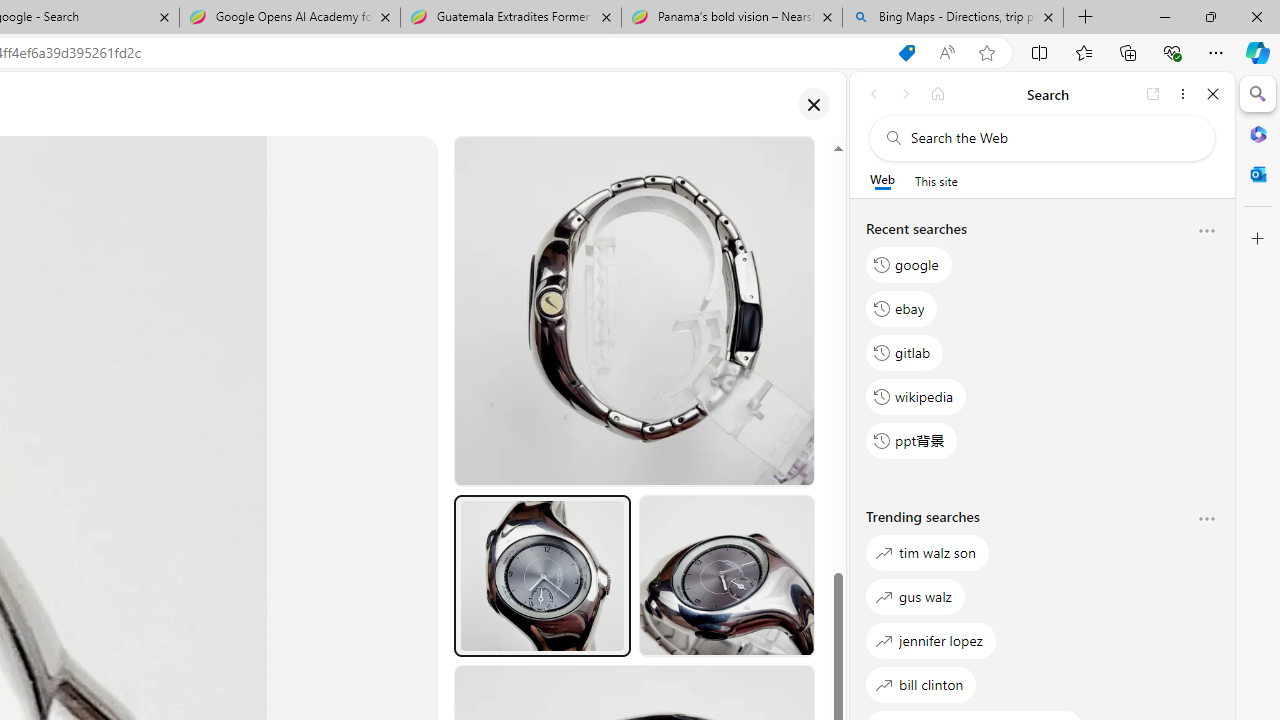 This screenshot has width=1280, height=720. What do you see at coordinates (930, 640) in the screenshot?
I see `'jennifer lopez'` at bounding box center [930, 640].